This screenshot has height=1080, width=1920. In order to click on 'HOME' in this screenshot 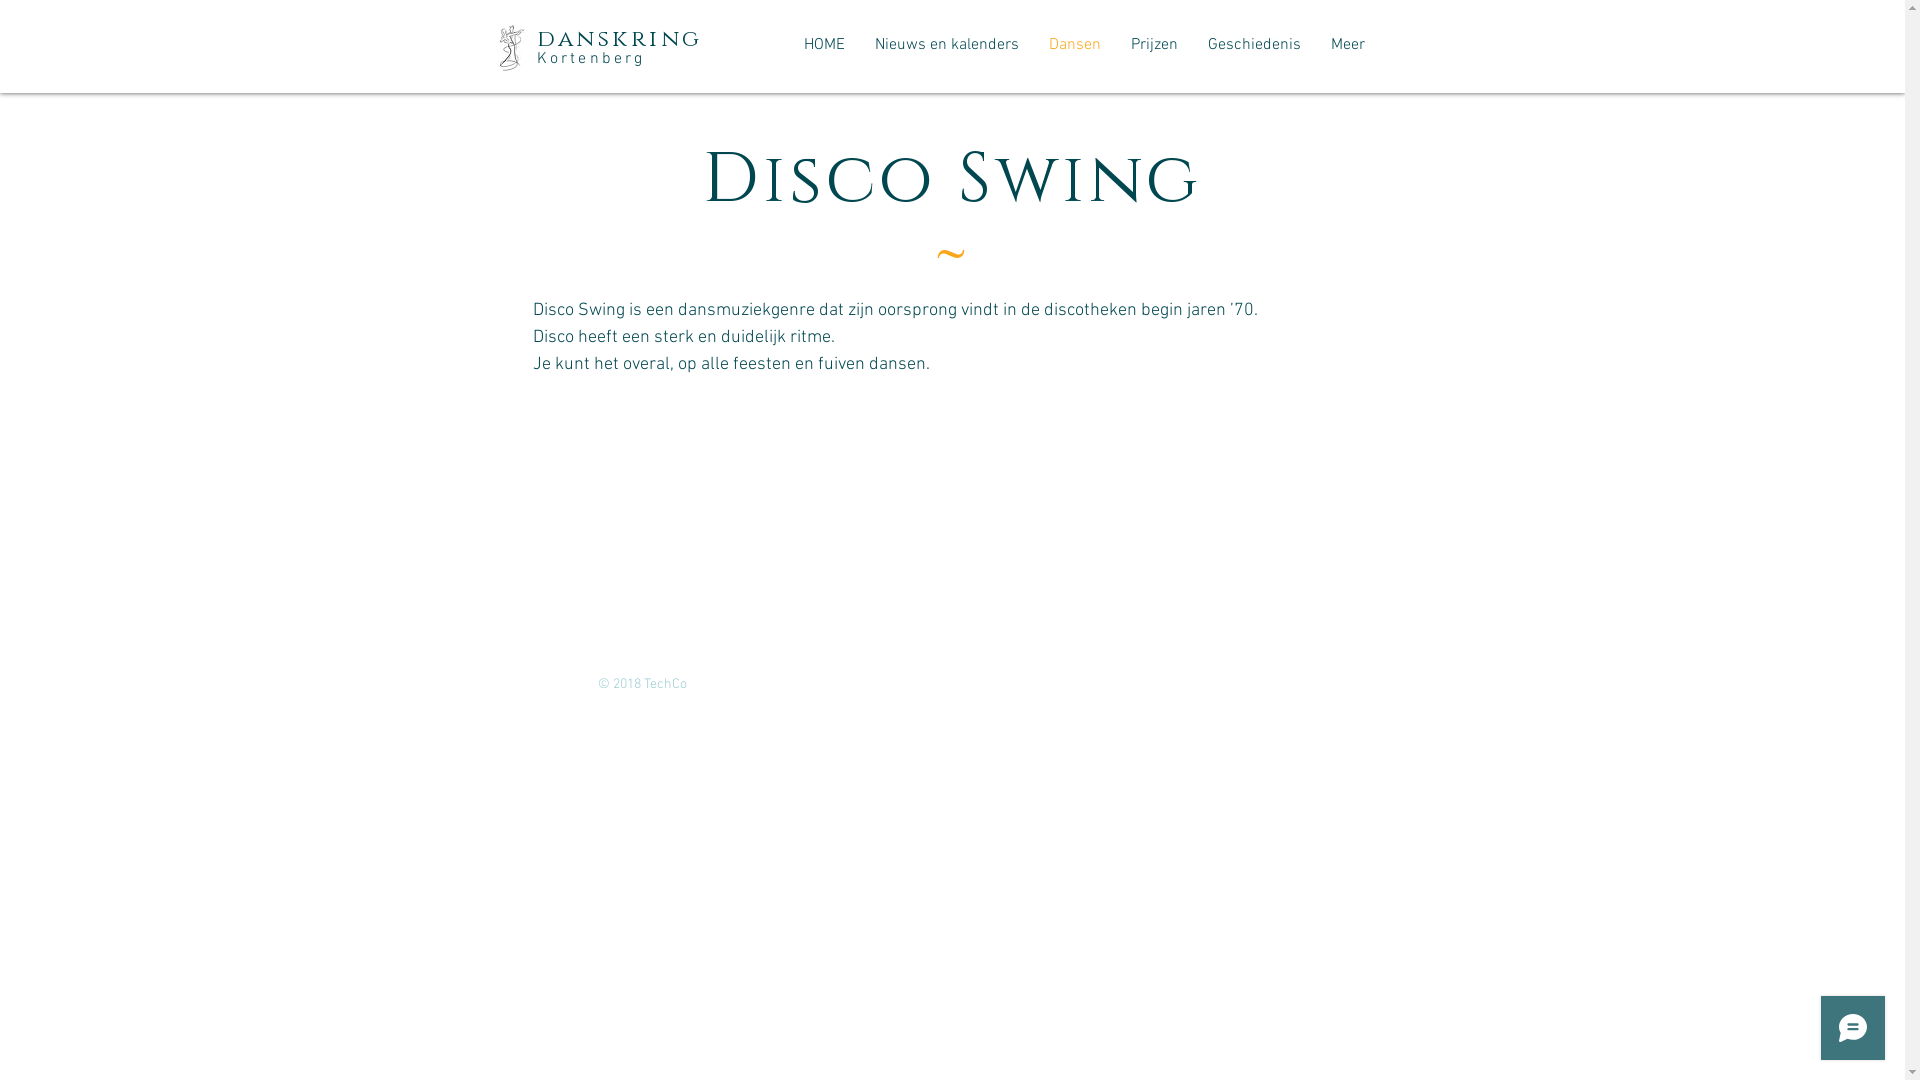, I will do `click(823, 45)`.